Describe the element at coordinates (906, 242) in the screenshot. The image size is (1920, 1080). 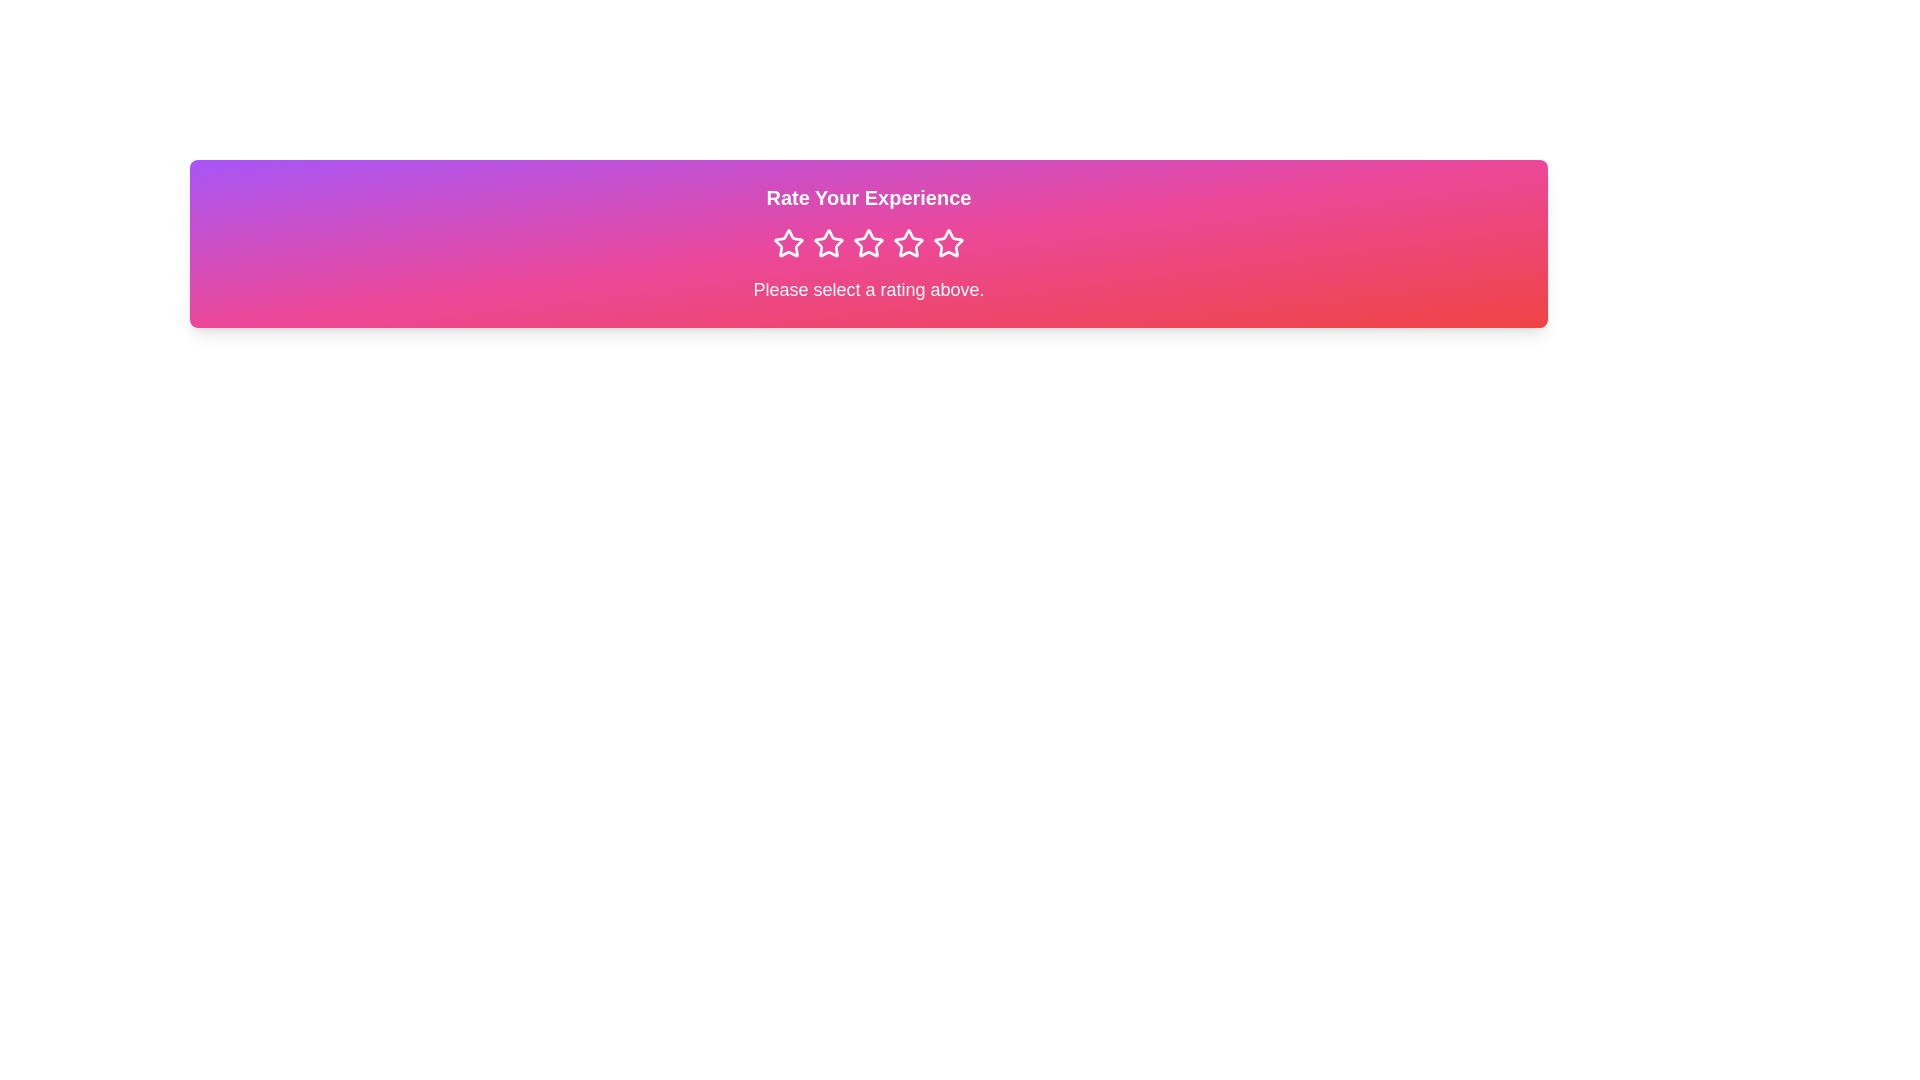
I see `the highlighted fourth star in the Rating Star Icon series` at that location.